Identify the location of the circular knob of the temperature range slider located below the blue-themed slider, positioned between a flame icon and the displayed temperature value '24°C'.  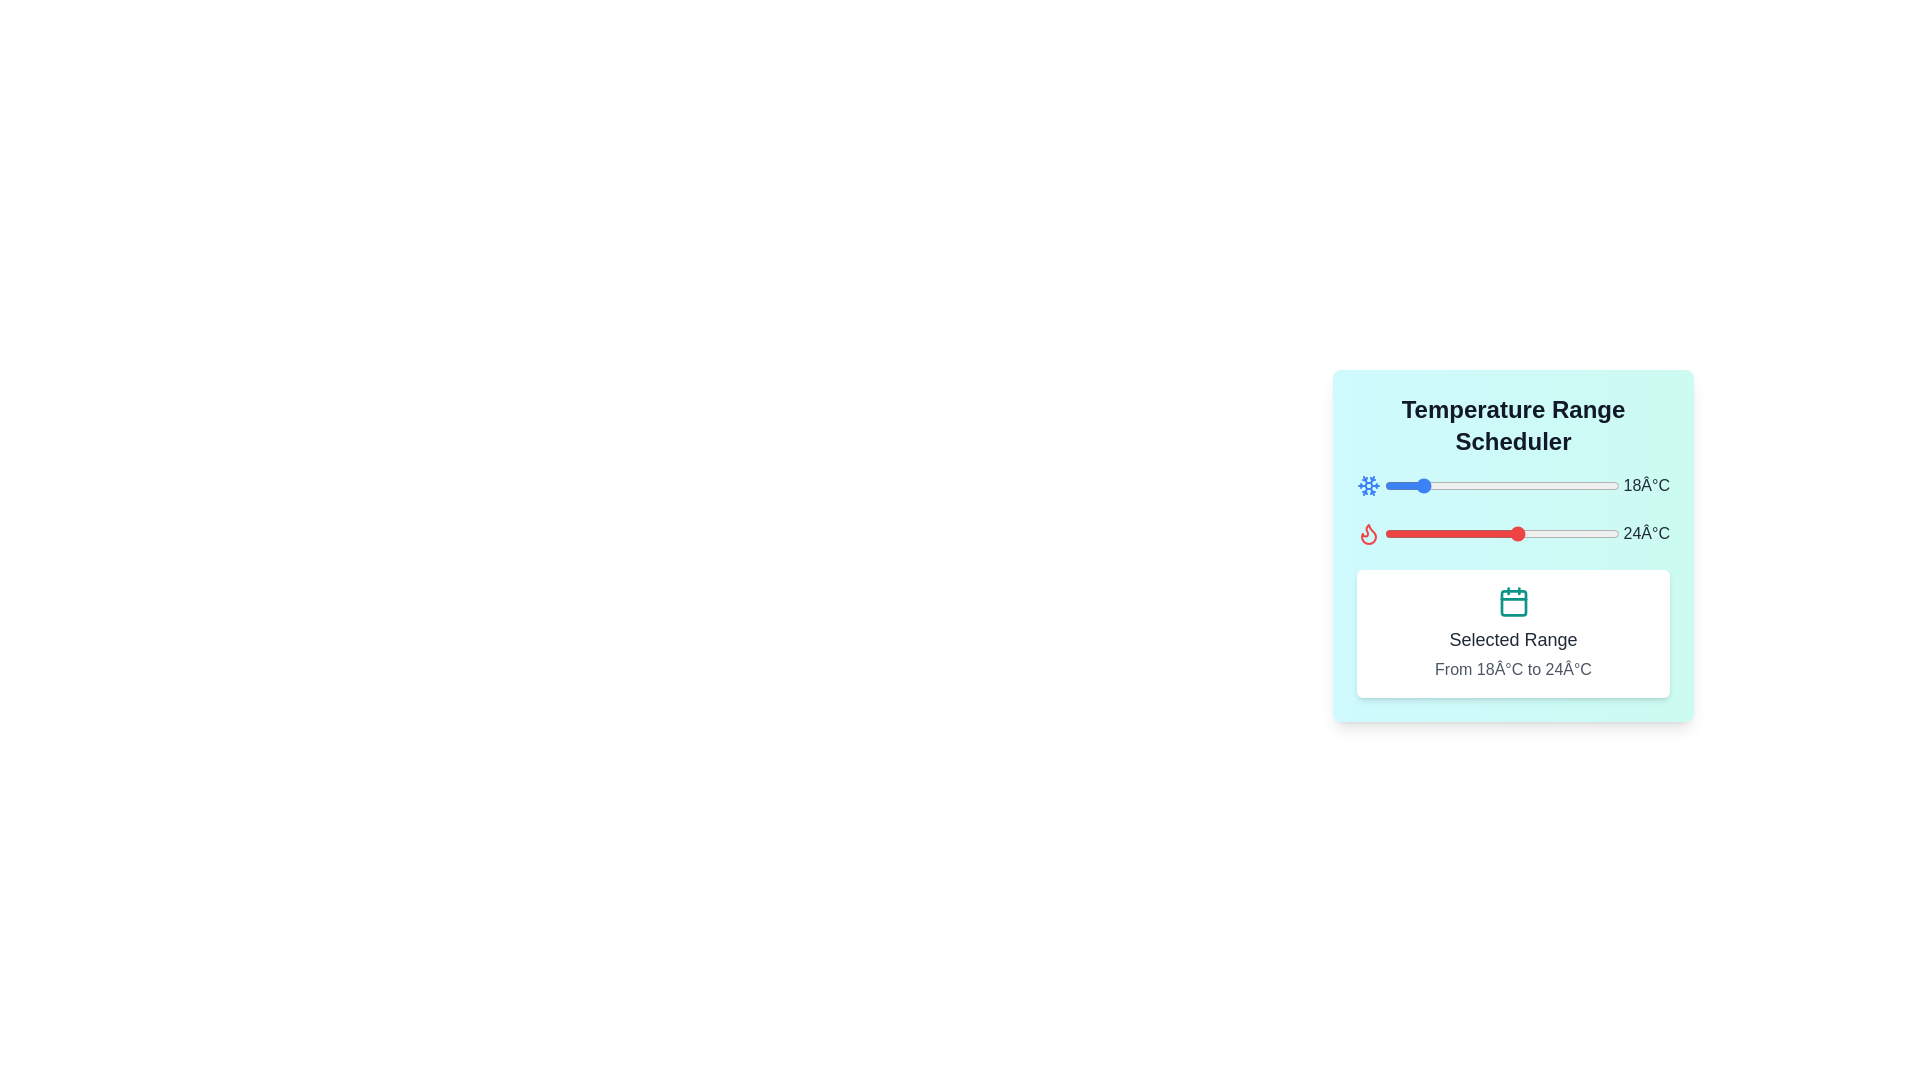
(1502, 532).